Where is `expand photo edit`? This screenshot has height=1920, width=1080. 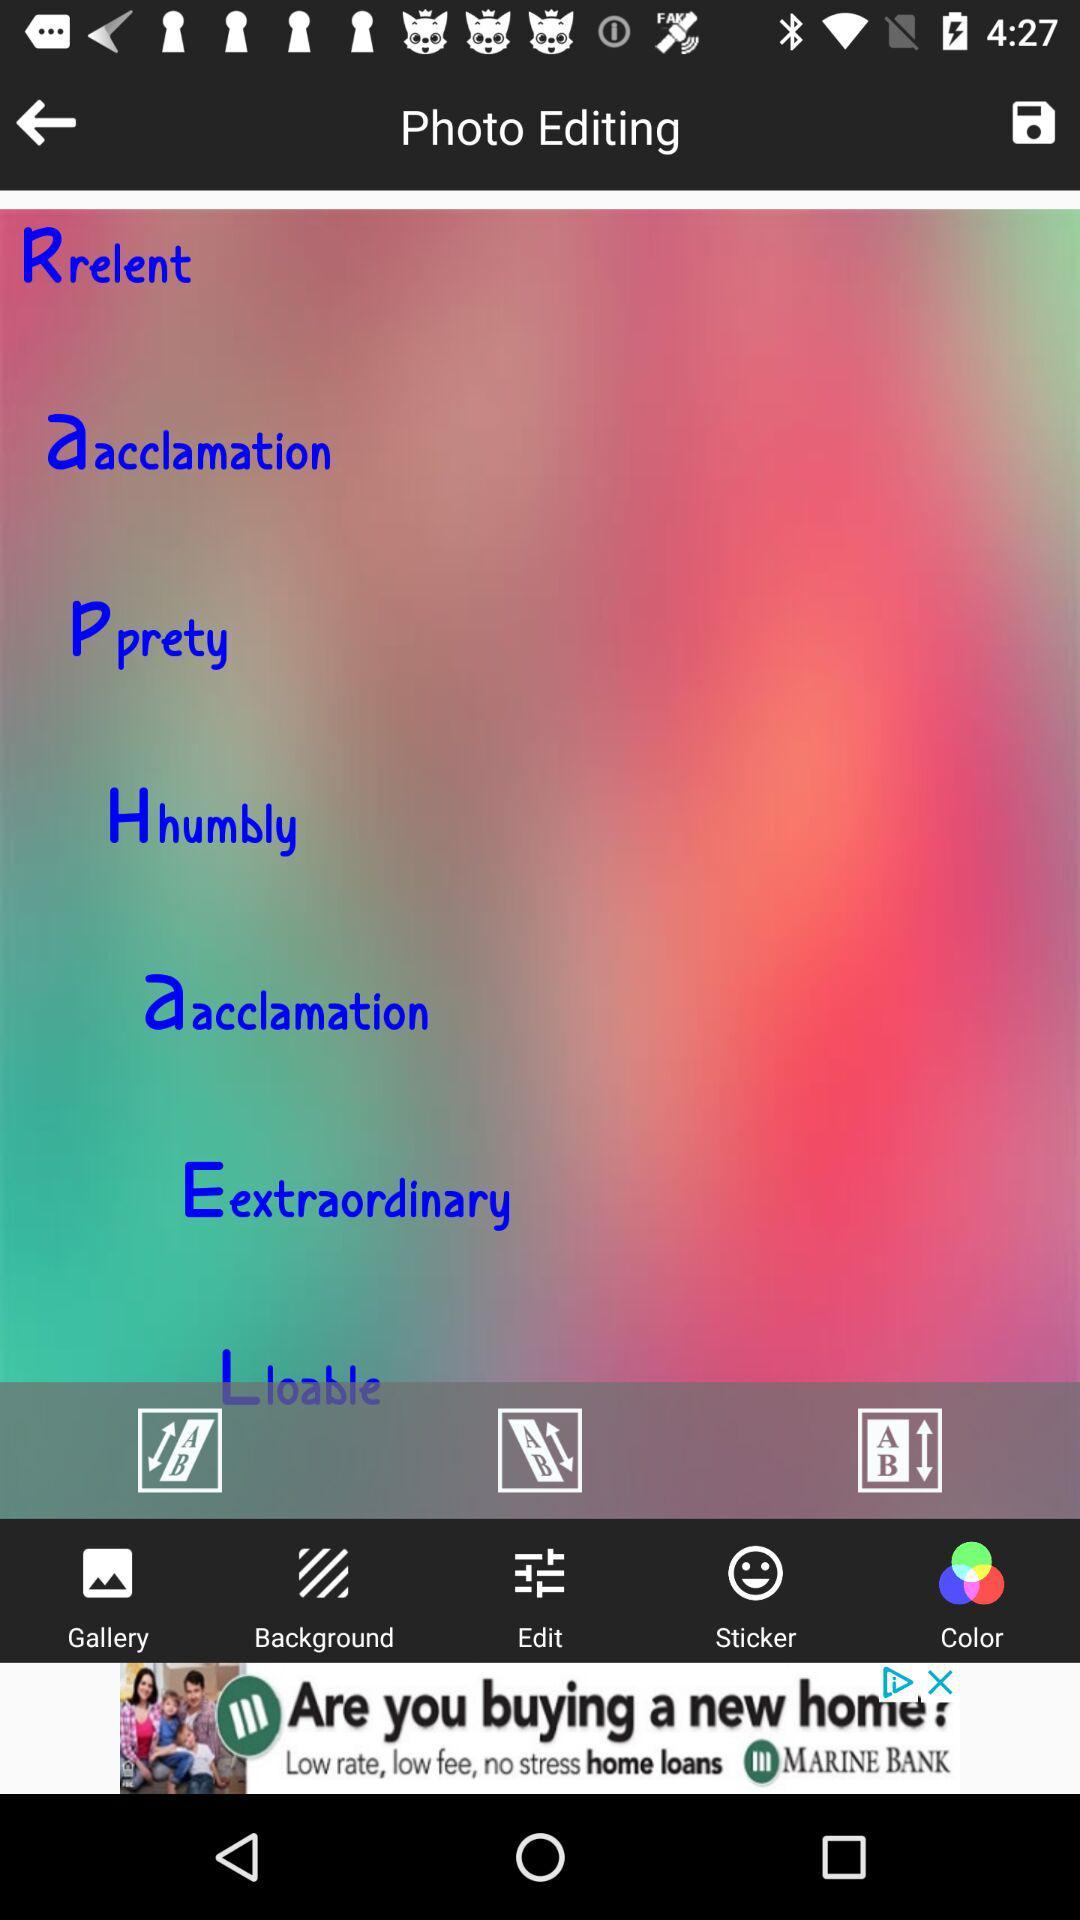
expand photo edit is located at coordinates (540, 1450).